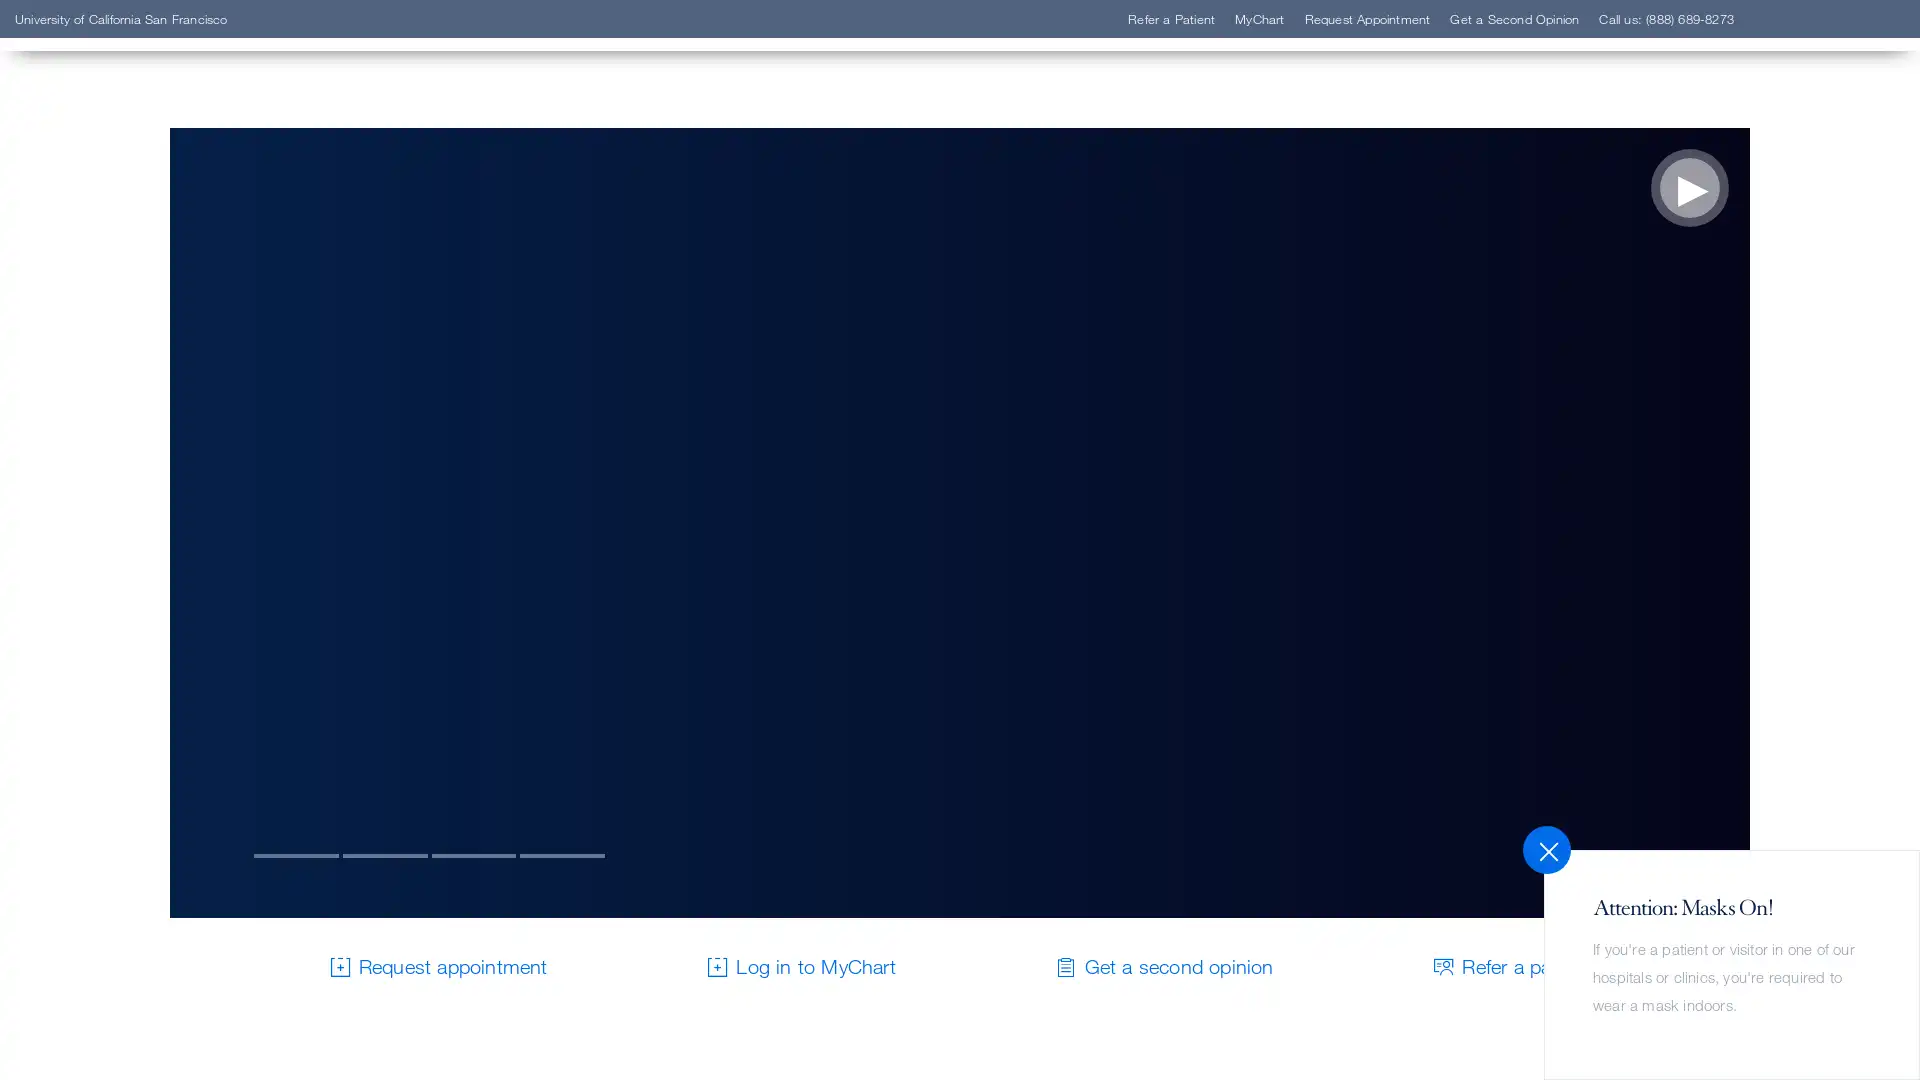  Describe the element at coordinates (138, 294) in the screenshot. I see `Find a Doctor` at that location.